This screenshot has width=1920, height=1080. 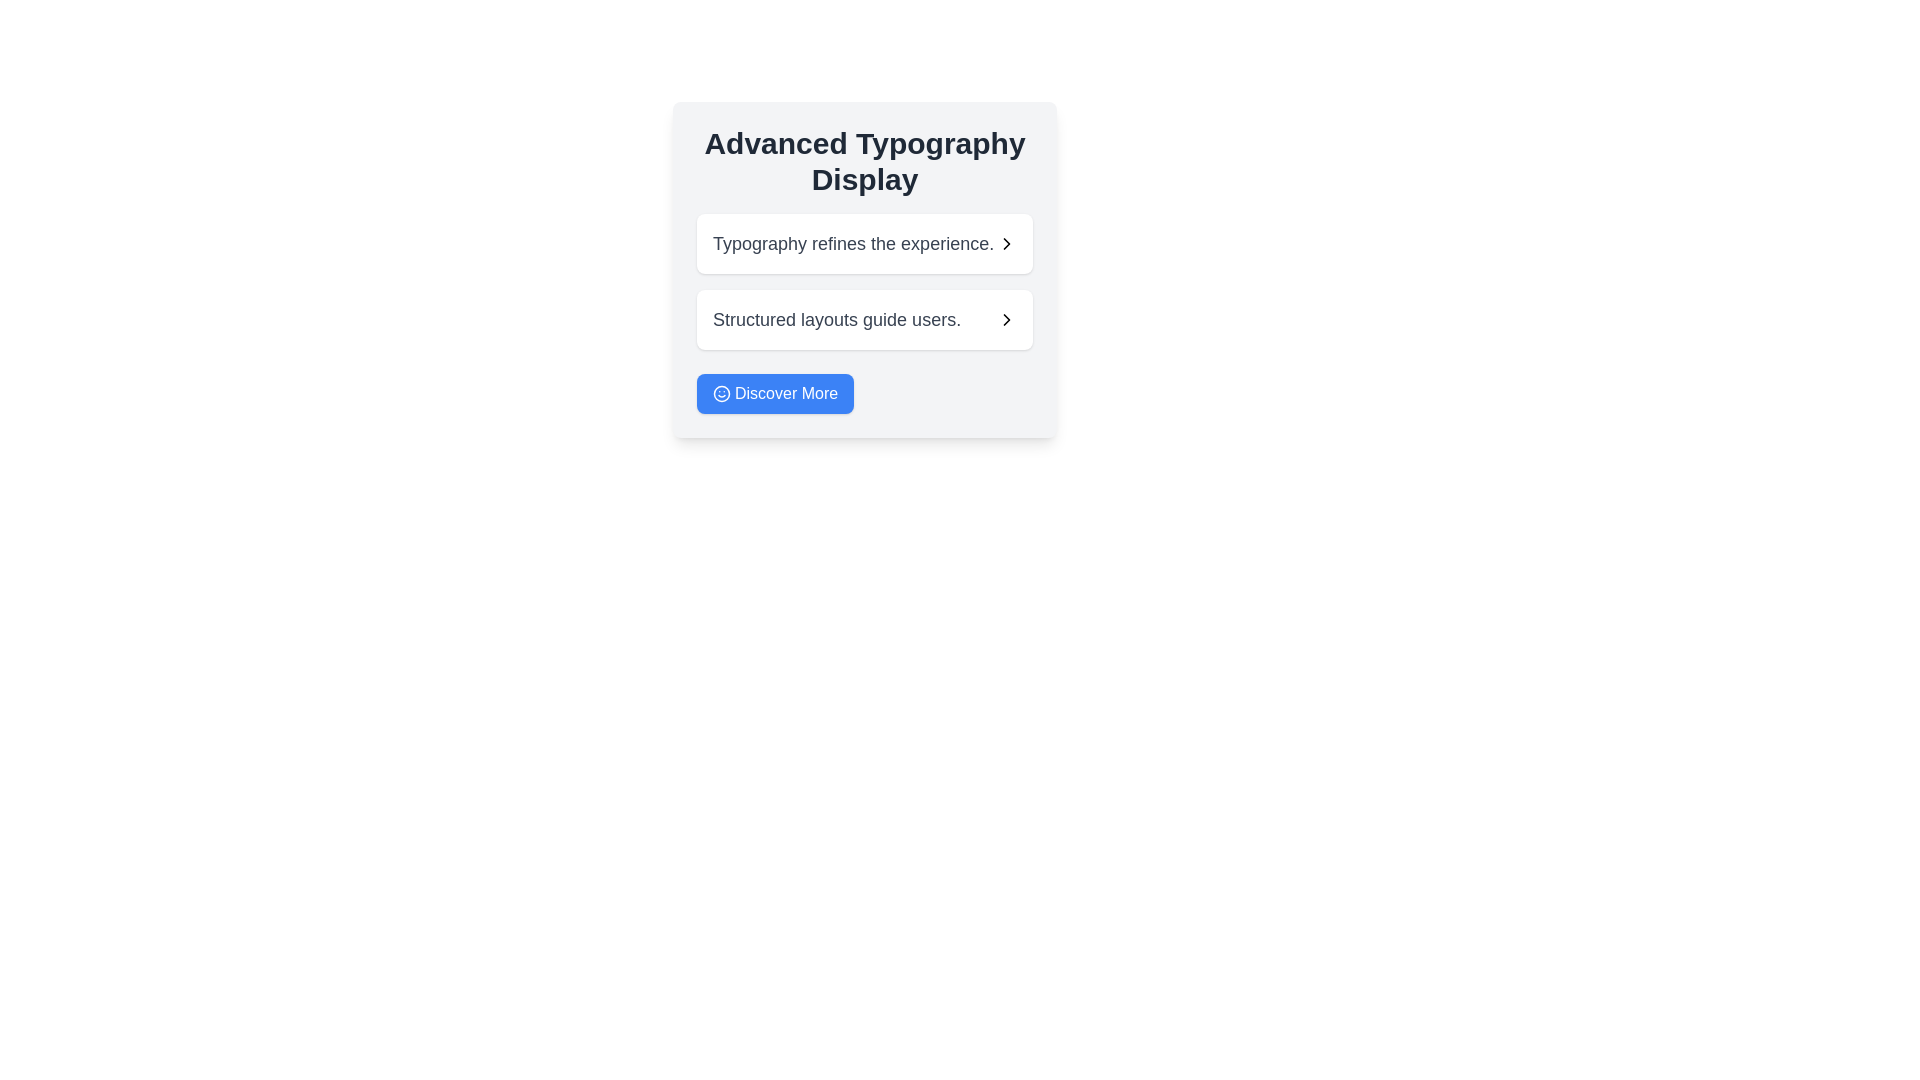 I want to click on the circular icon with a smiling face inside, which is located within the 'Discover More' button at the bottom of a card layout, so click(x=720, y=393).